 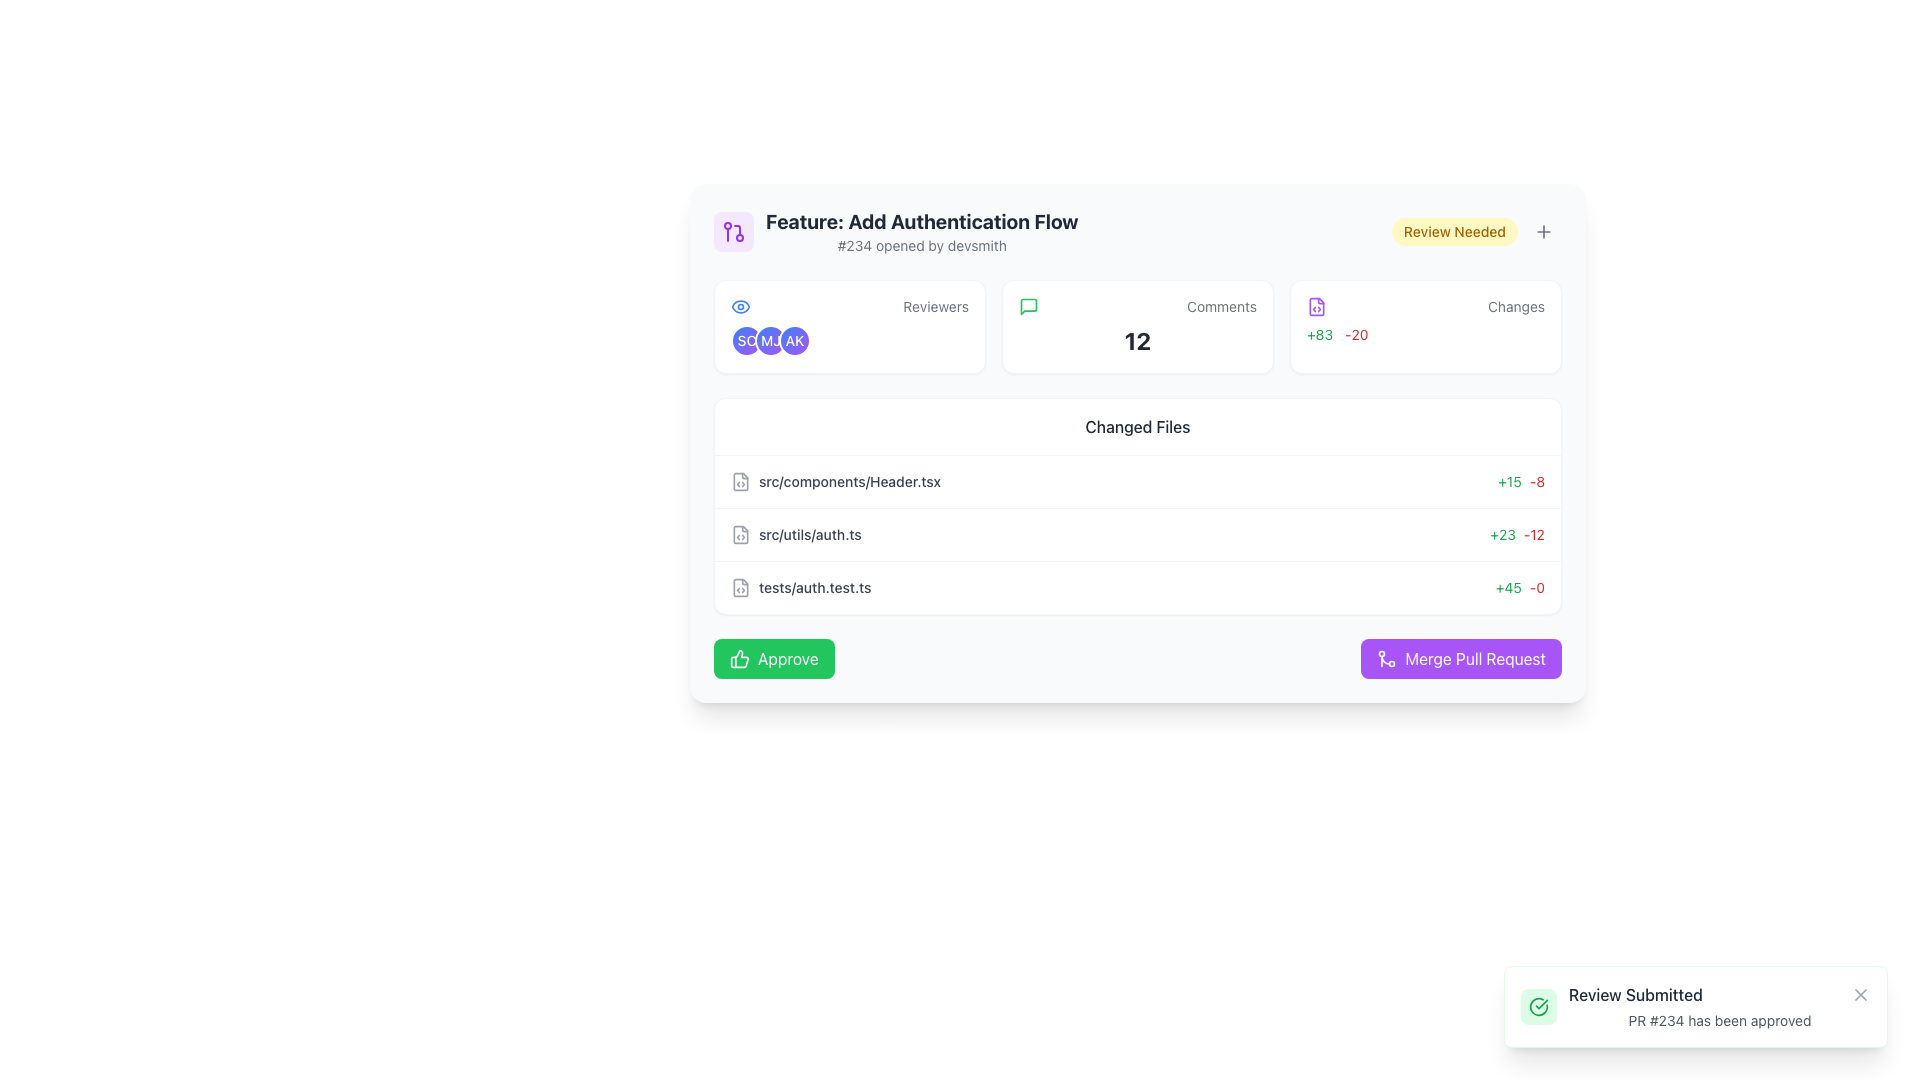 I want to click on the comments icon located in the comments section, which serves as a visual indicator for user interaction with comments, so click(x=1028, y=307).